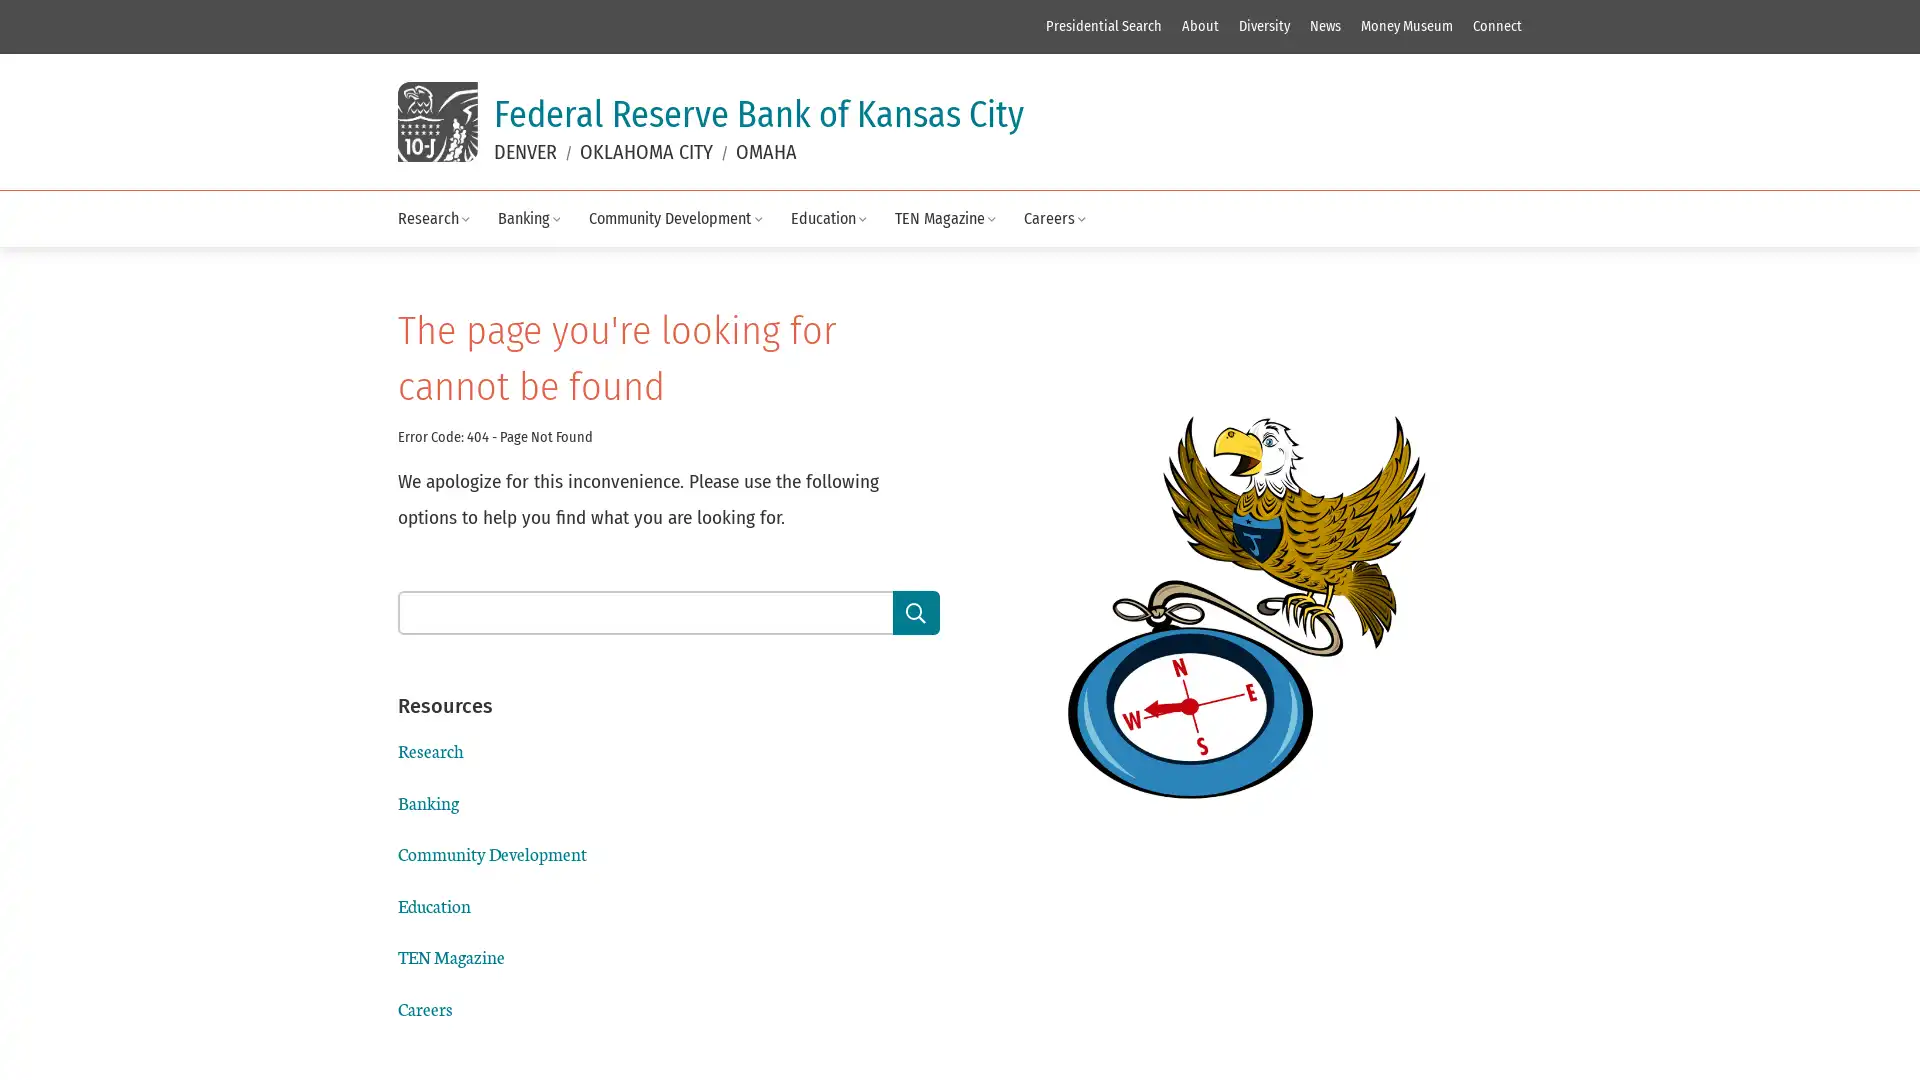  What do you see at coordinates (432, 218) in the screenshot?
I see `Research` at bounding box center [432, 218].